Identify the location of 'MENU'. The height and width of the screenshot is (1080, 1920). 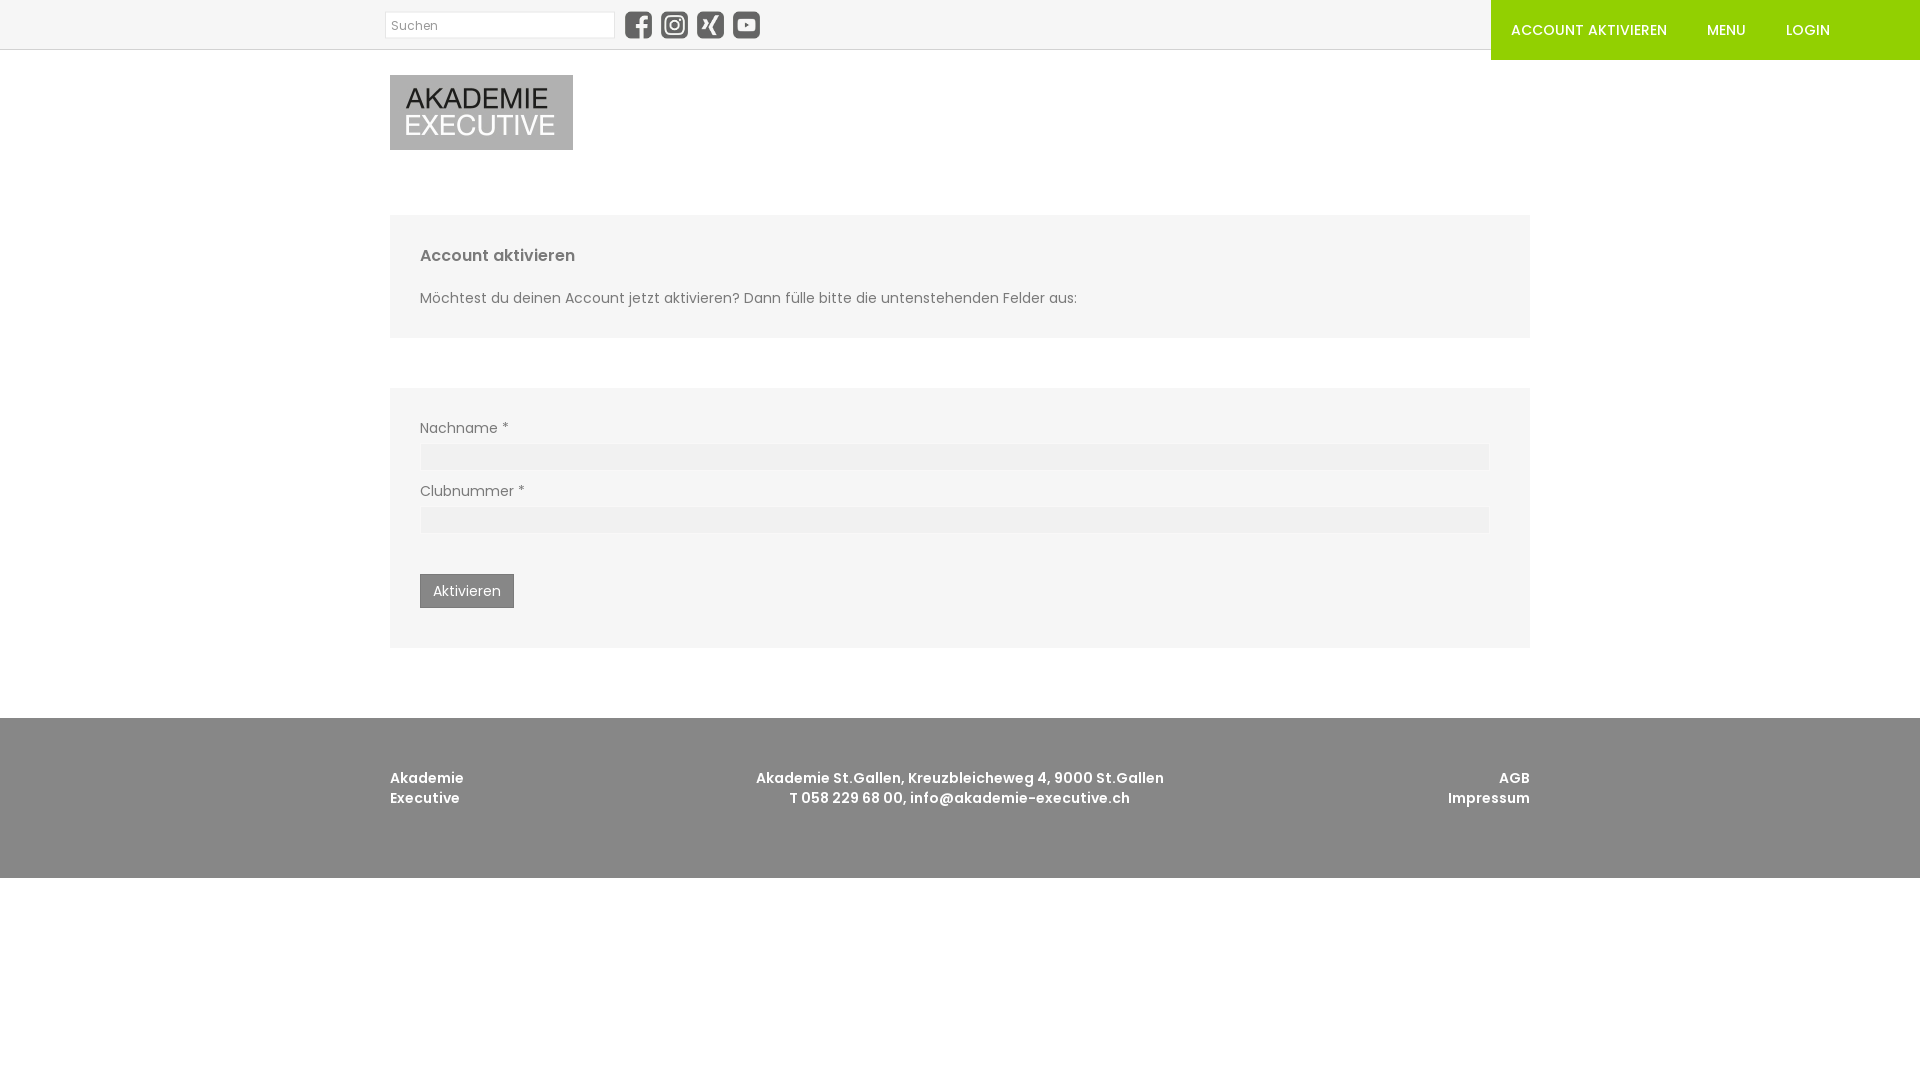
(1685, 30).